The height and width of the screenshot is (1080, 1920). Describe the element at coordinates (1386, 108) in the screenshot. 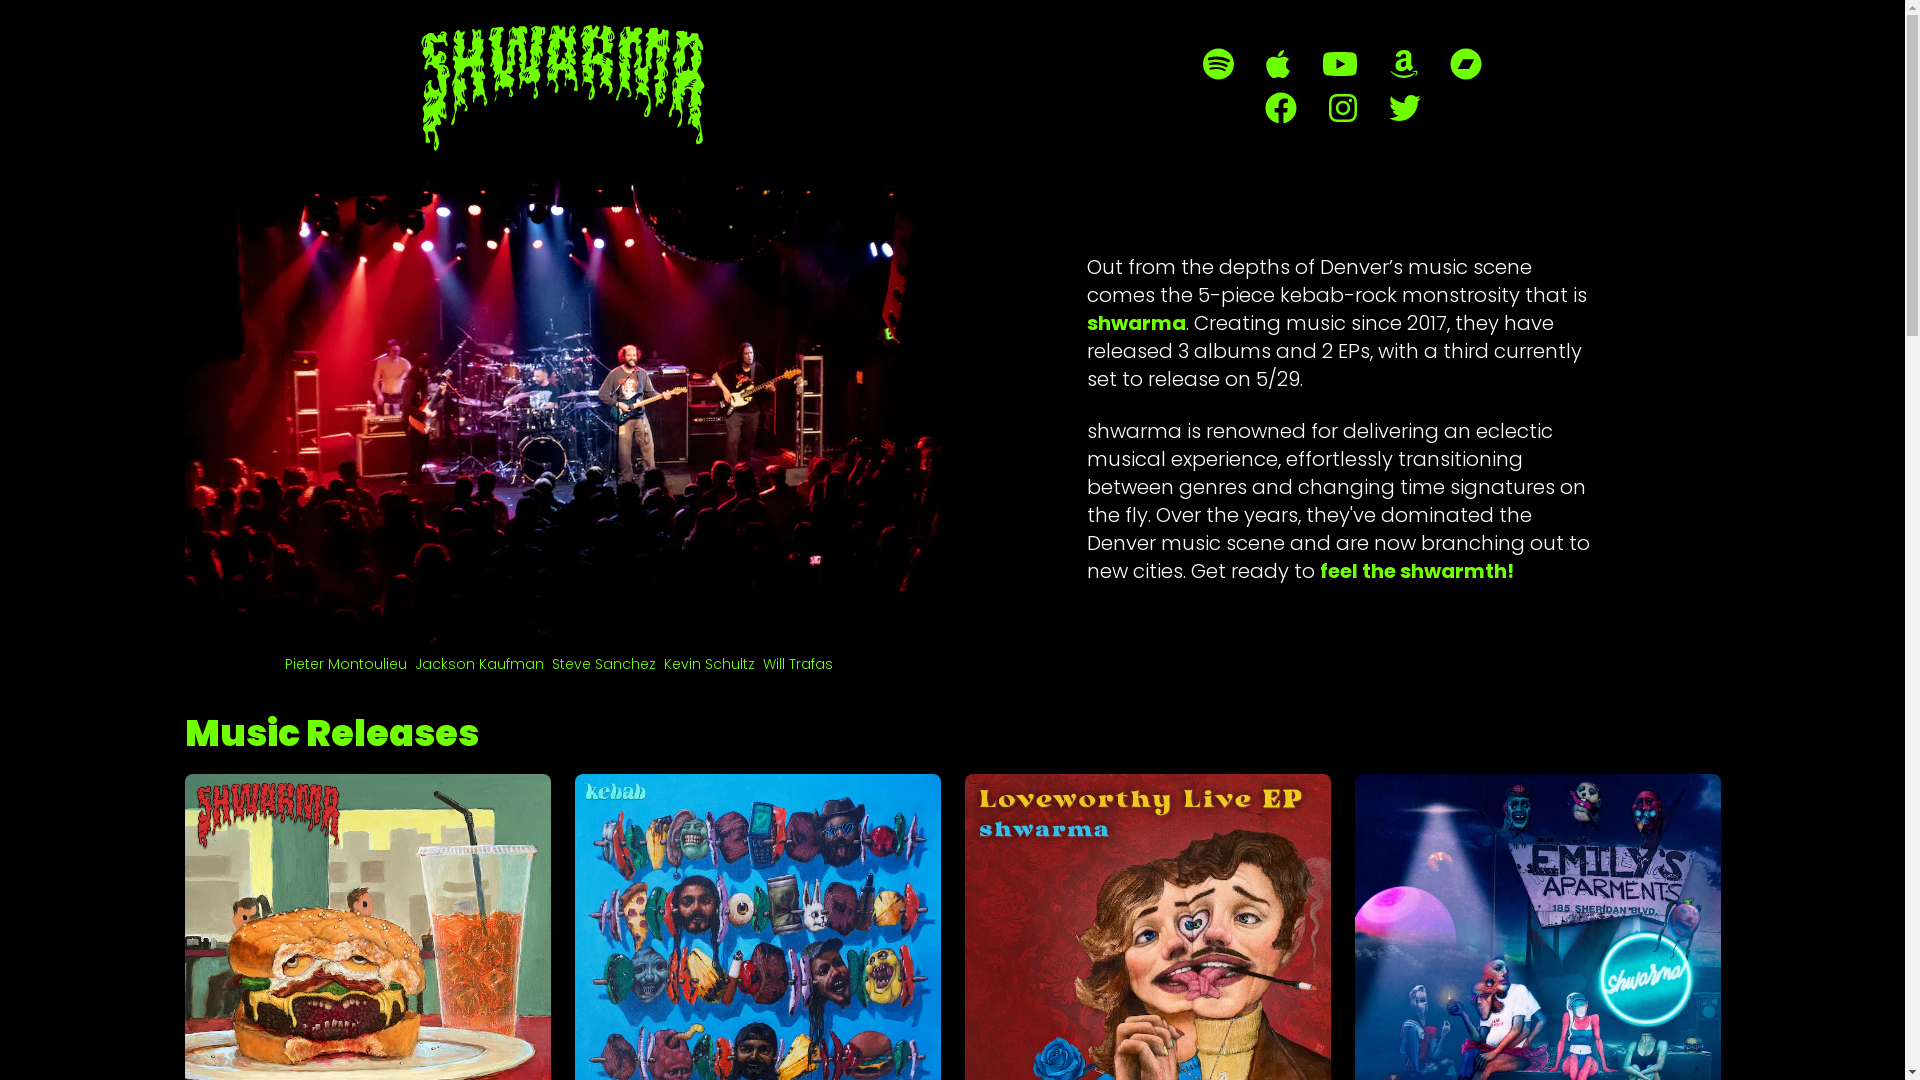

I see `'Twitter'` at that location.